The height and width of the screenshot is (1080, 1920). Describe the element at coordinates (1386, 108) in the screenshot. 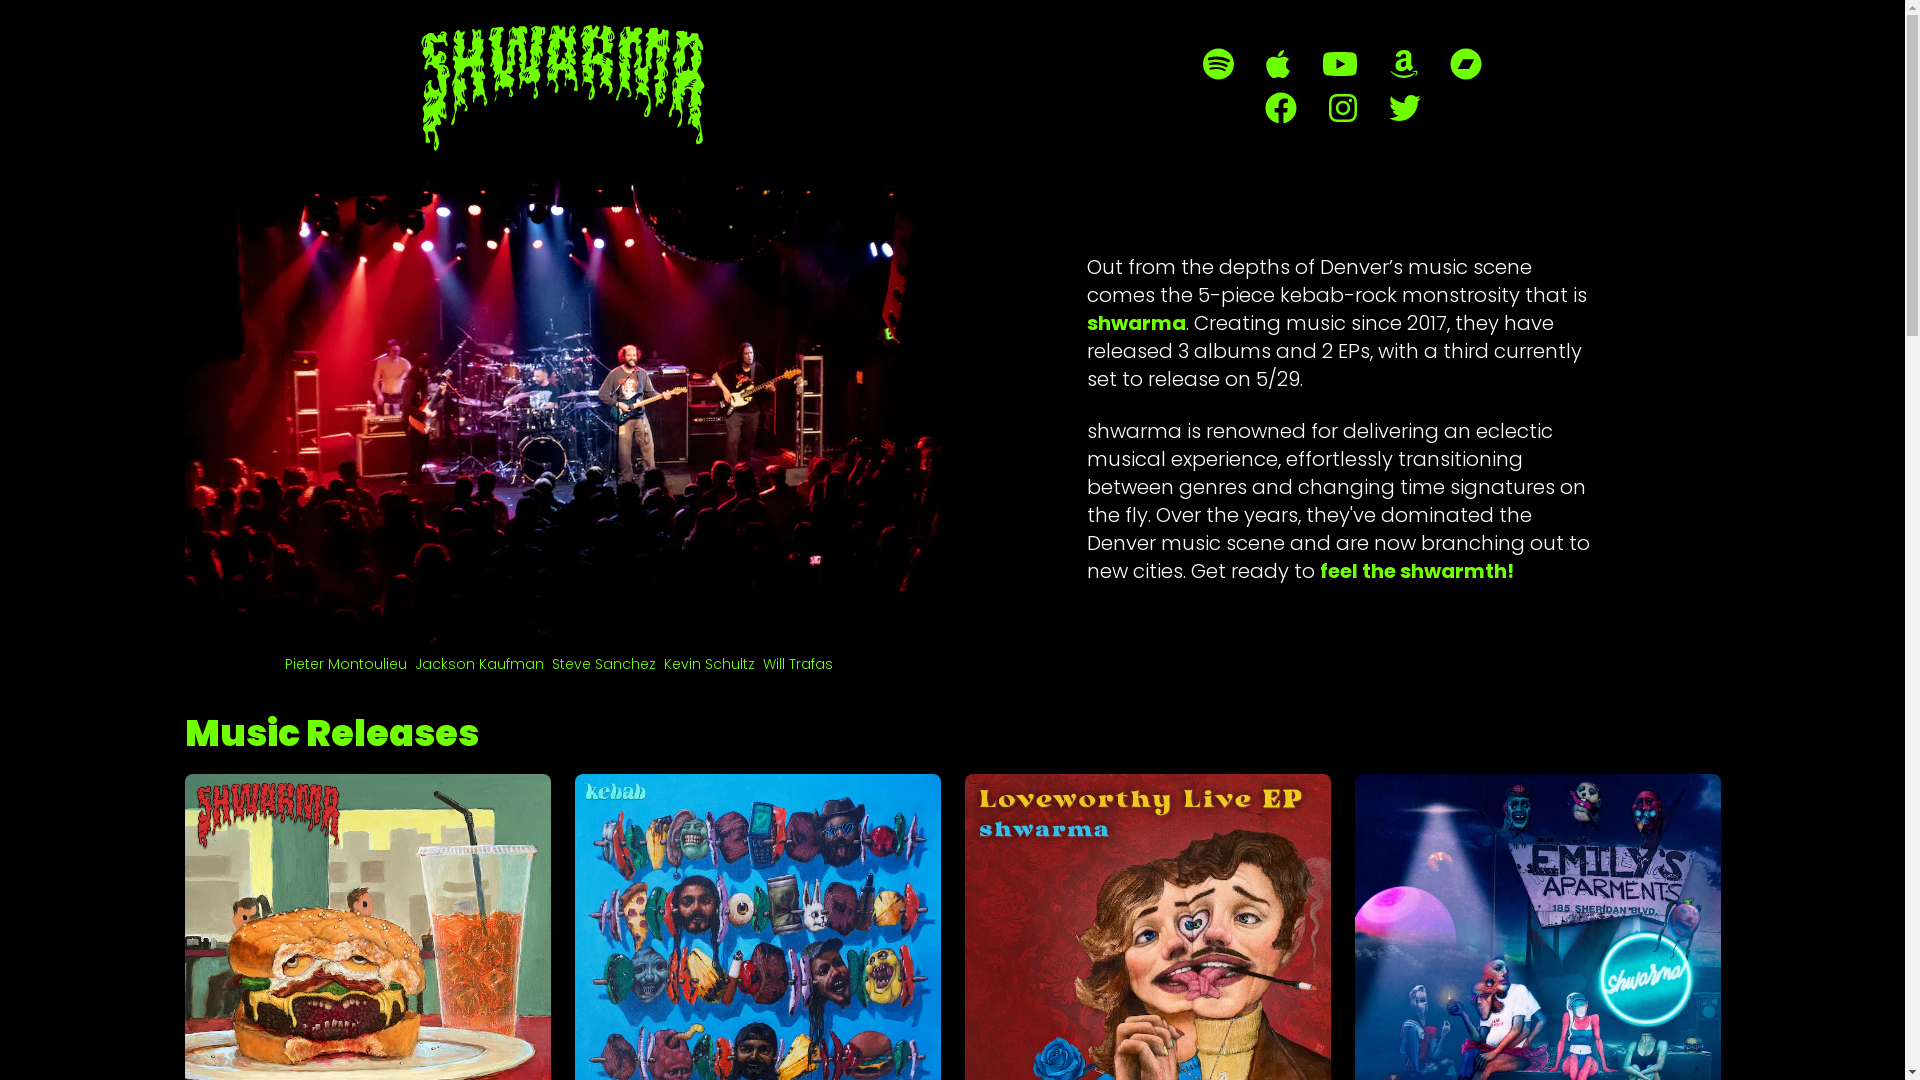

I see `'Twitter'` at that location.